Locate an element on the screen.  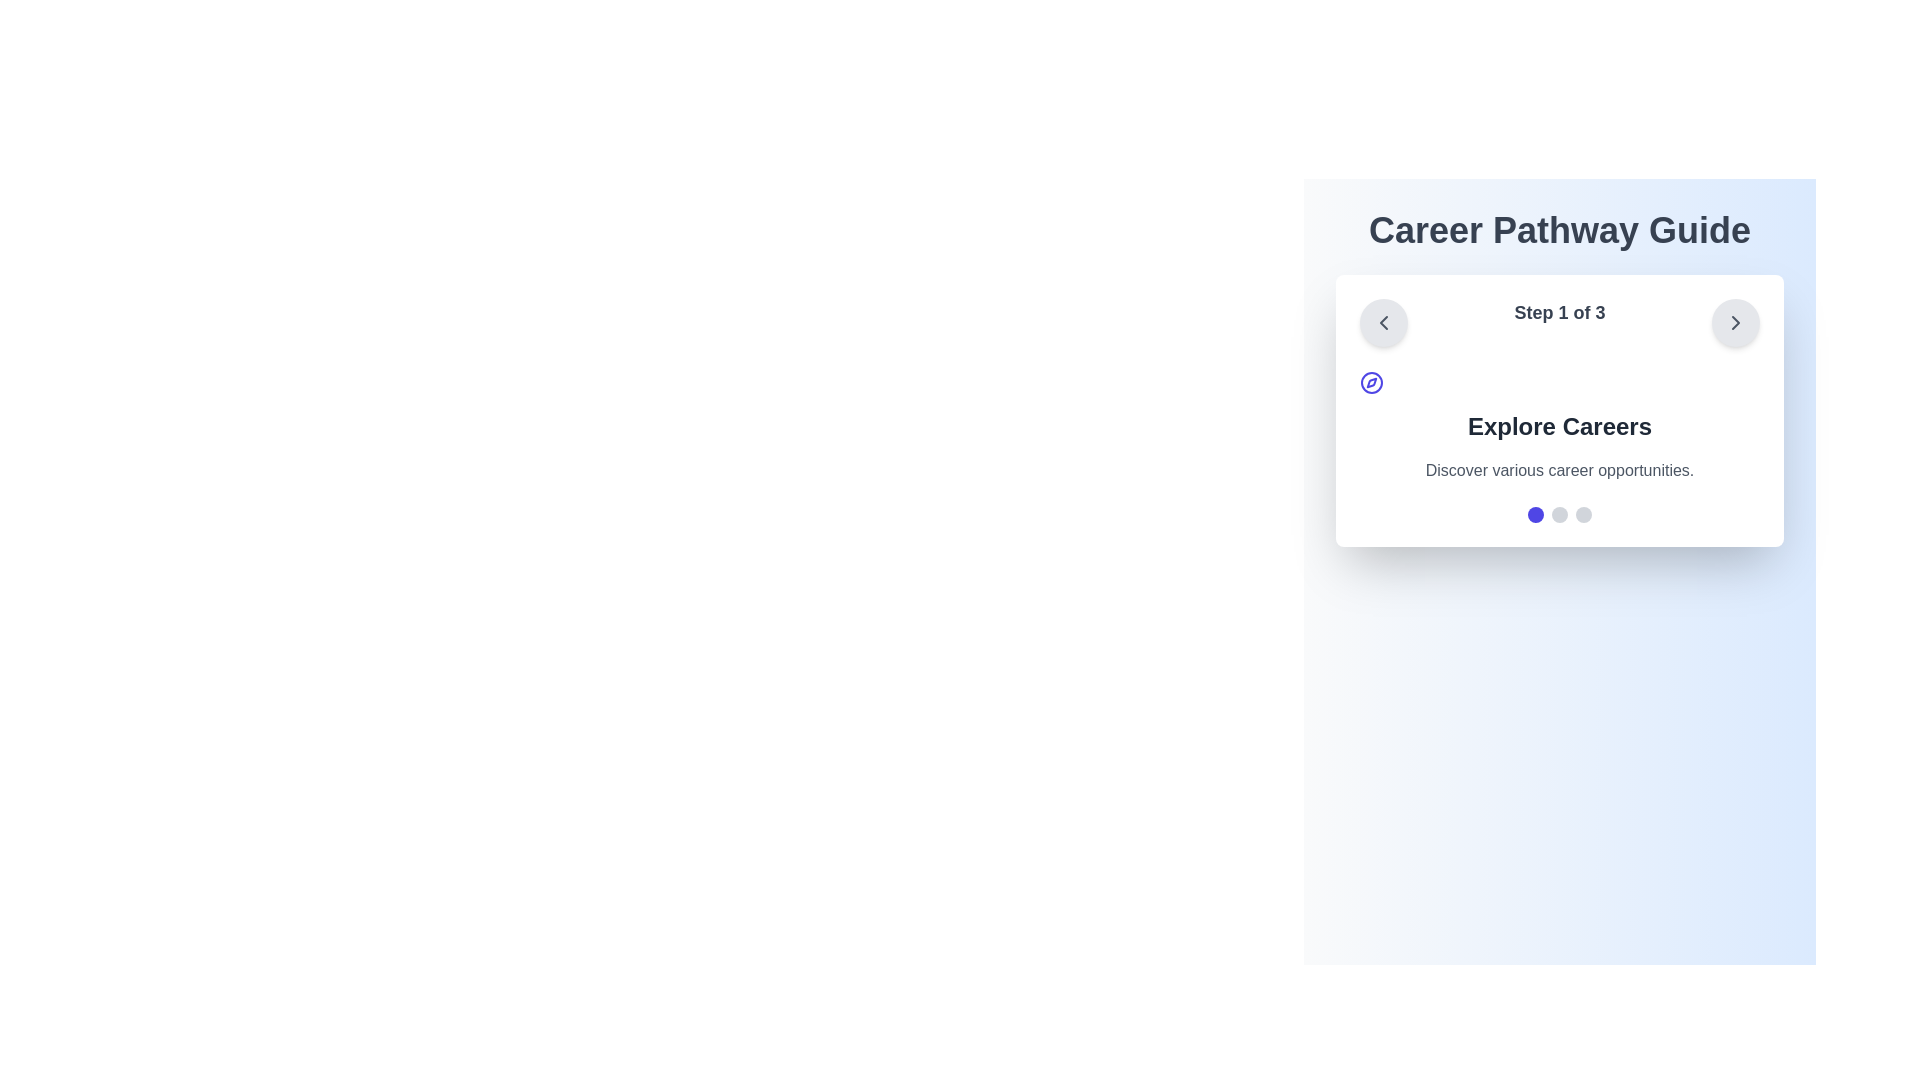
the first circle indicator in the Career Pathway Guide card is located at coordinates (1535, 514).